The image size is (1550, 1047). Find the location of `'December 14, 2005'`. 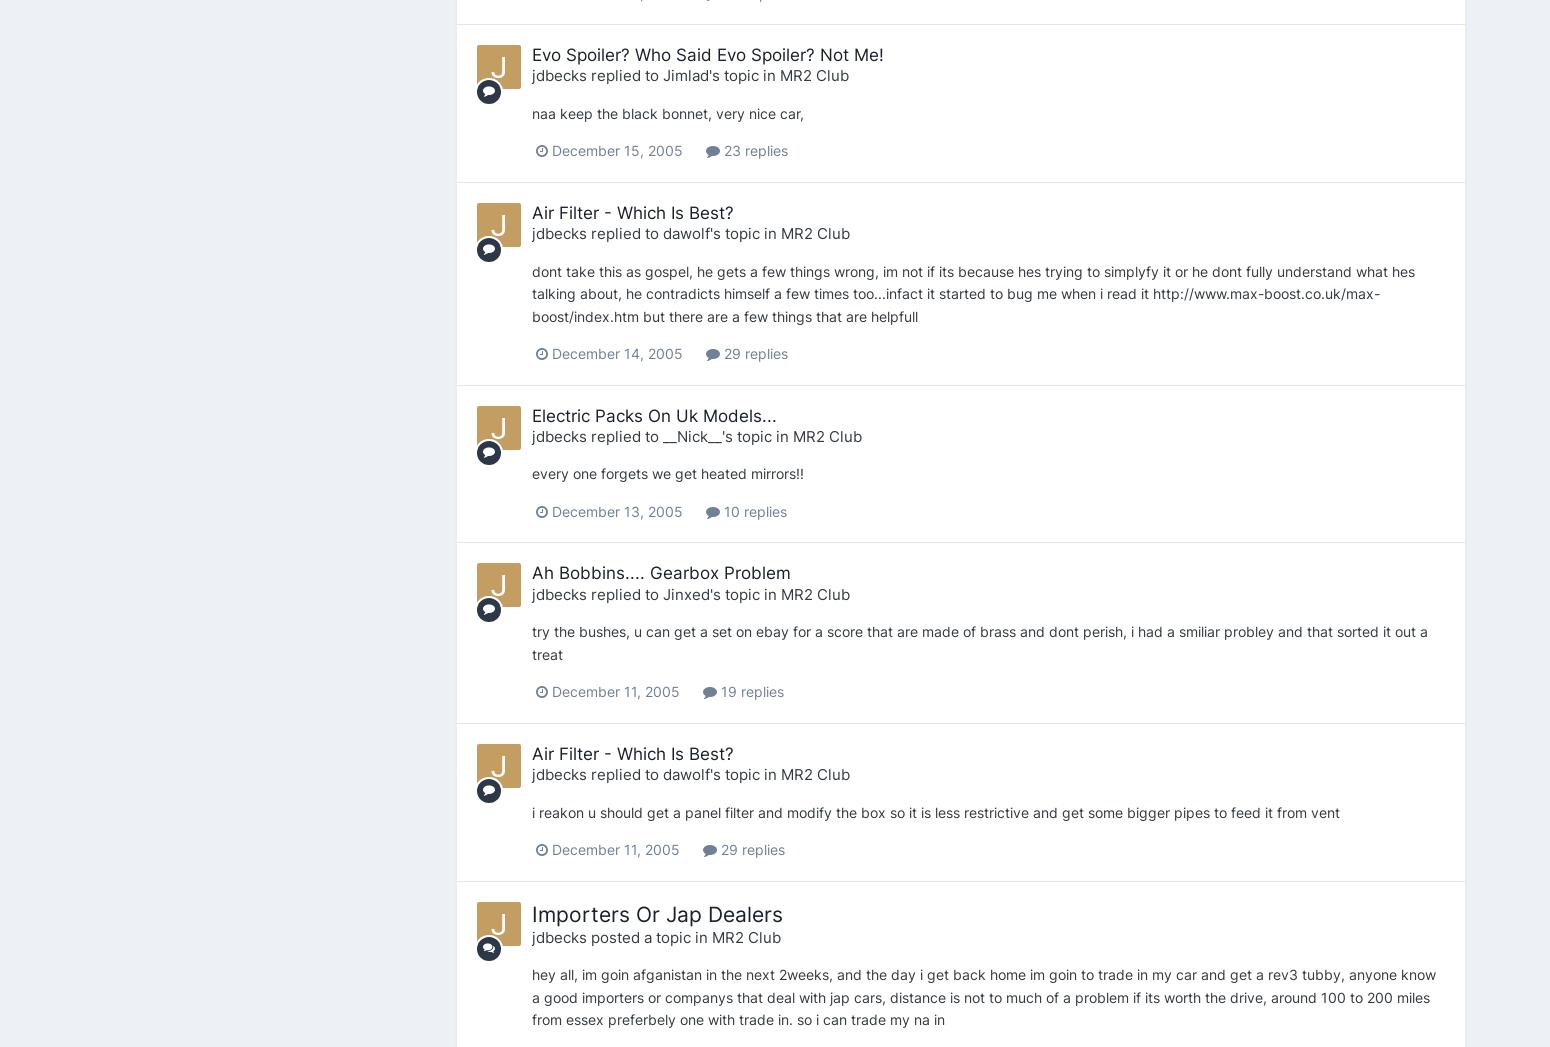

'December 14, 2005' is located at coordinates (616, 353).